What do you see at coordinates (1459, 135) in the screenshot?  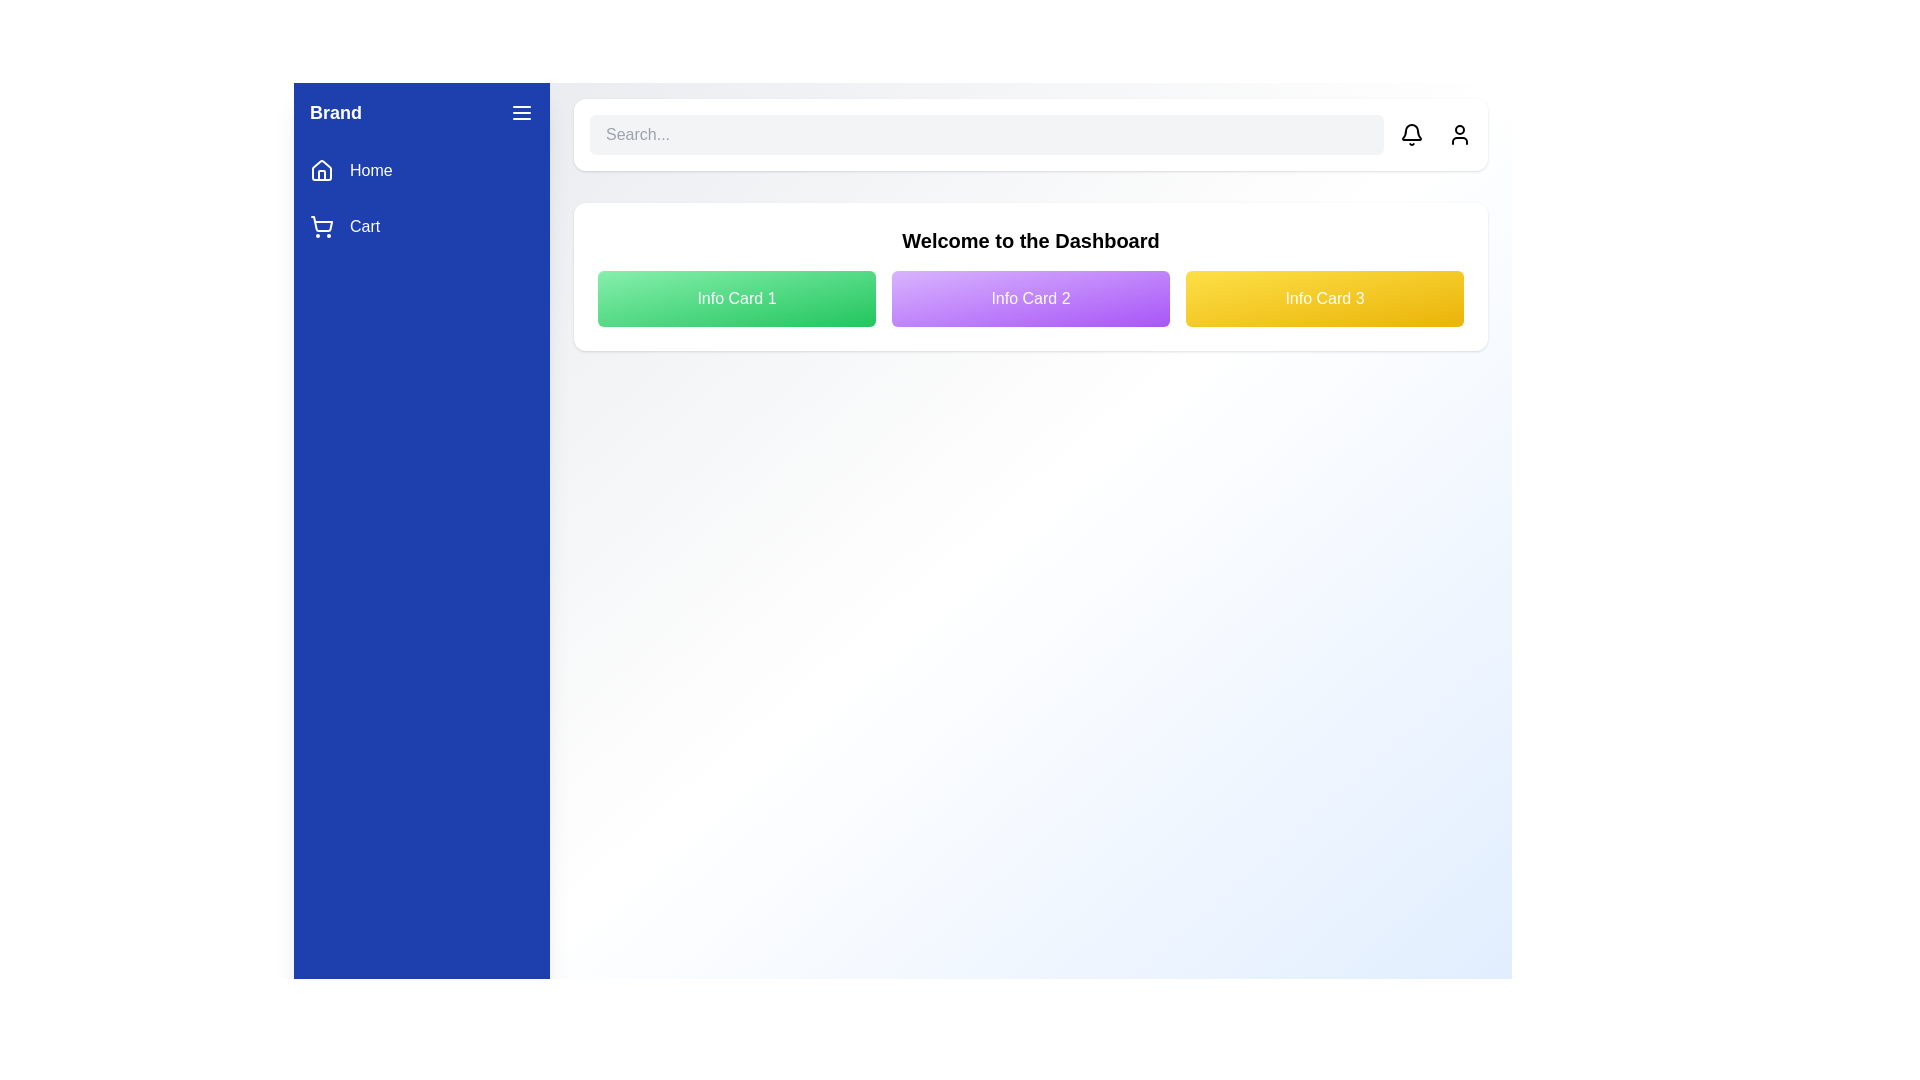 I see `the user icon to access profile options` at bounding box center [1459, 135].